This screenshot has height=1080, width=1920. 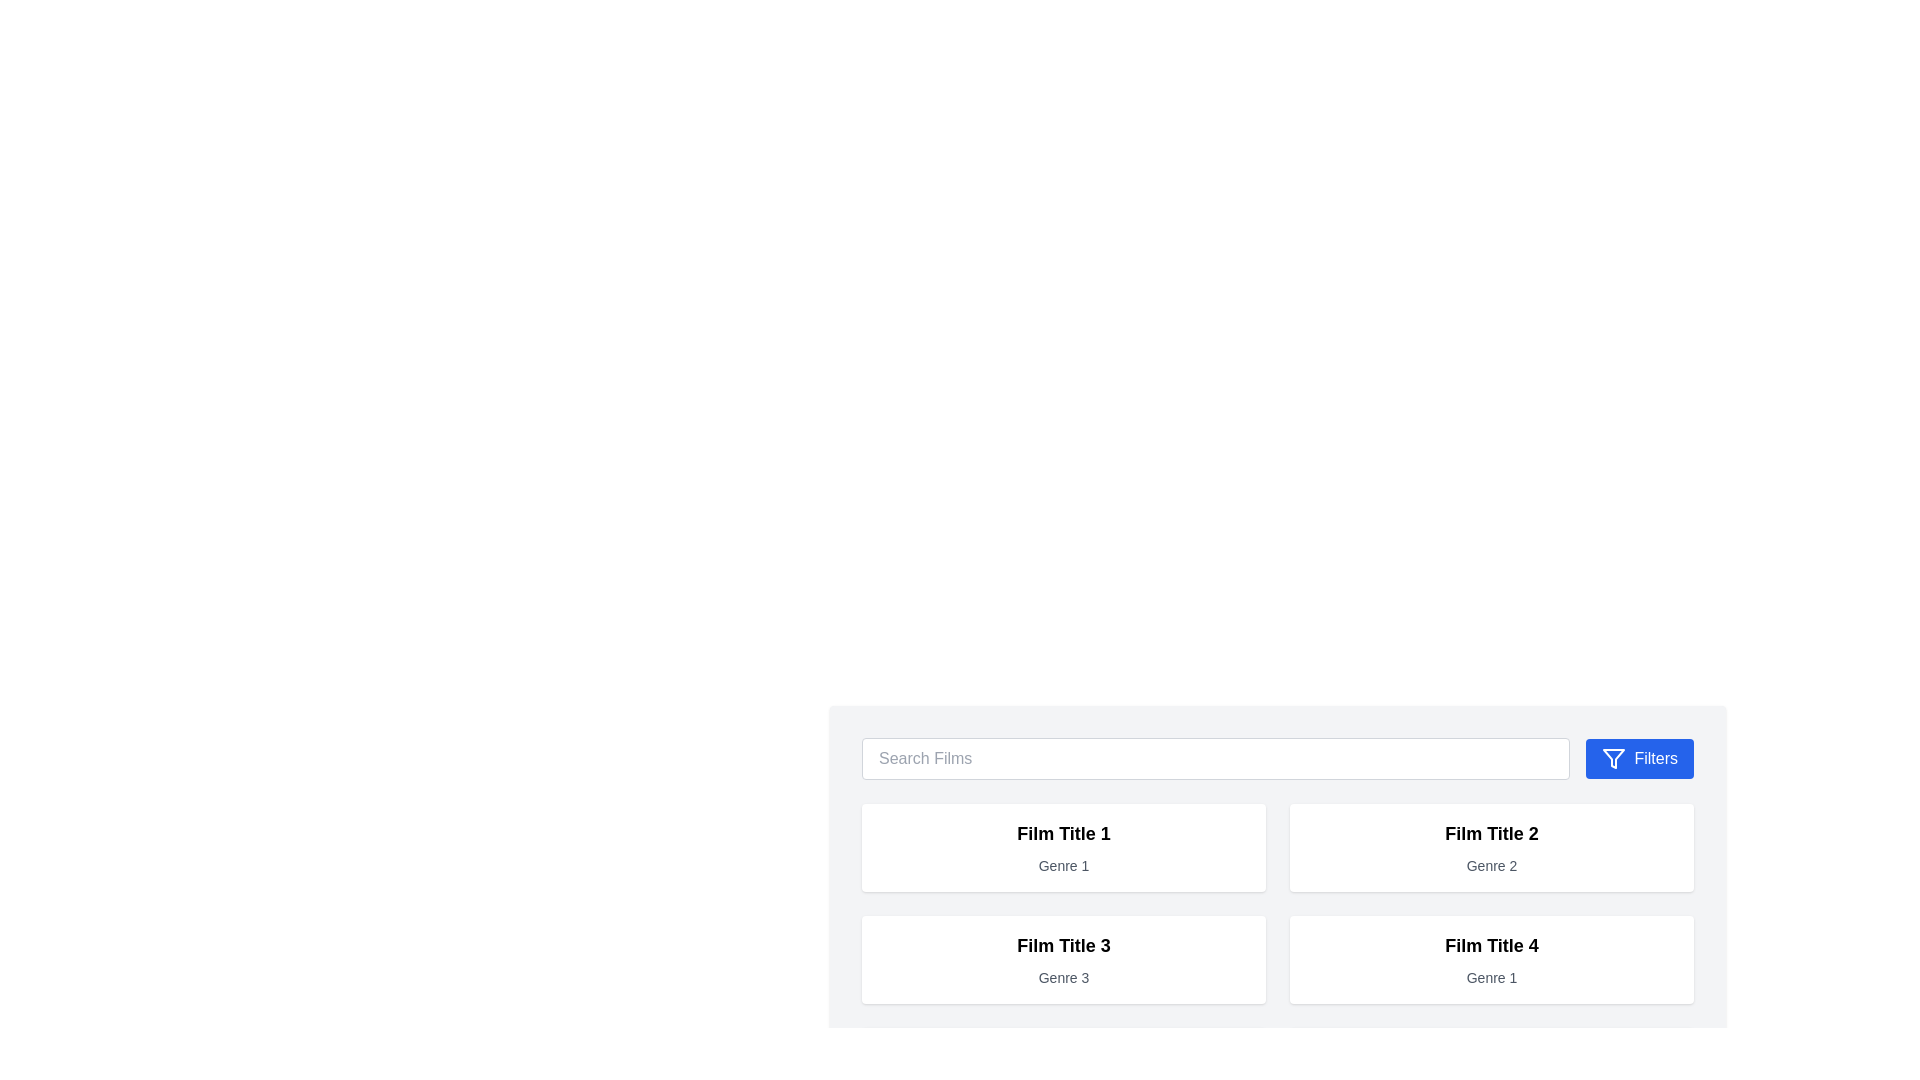 I want to click on the search bar located in the toolbar of the content block to focus on it for input, so click(x=1276, y=759).